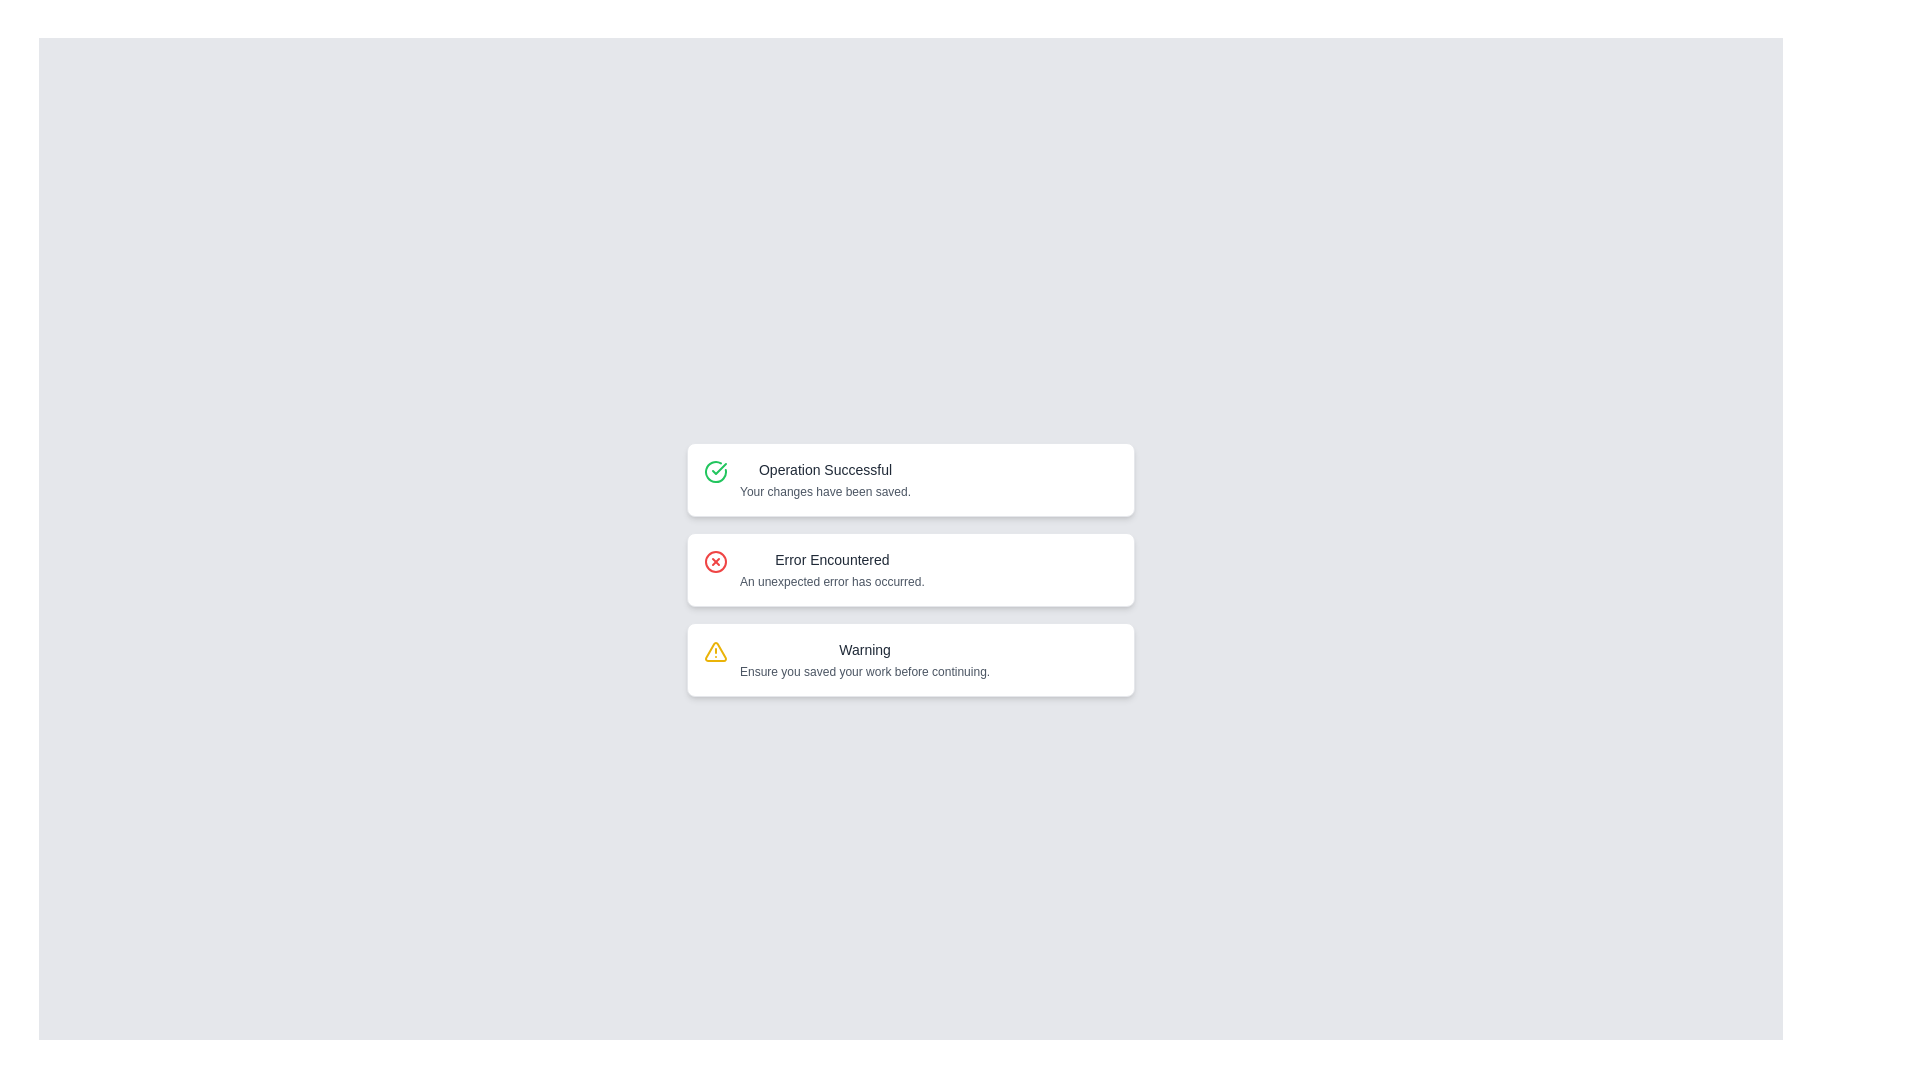 This screenshot has width=1920, height=1080. I want to click on text label providing confirmation of successful changes, positioned below the 'Operation Successful' message in the top notification card, so click(825, 492).